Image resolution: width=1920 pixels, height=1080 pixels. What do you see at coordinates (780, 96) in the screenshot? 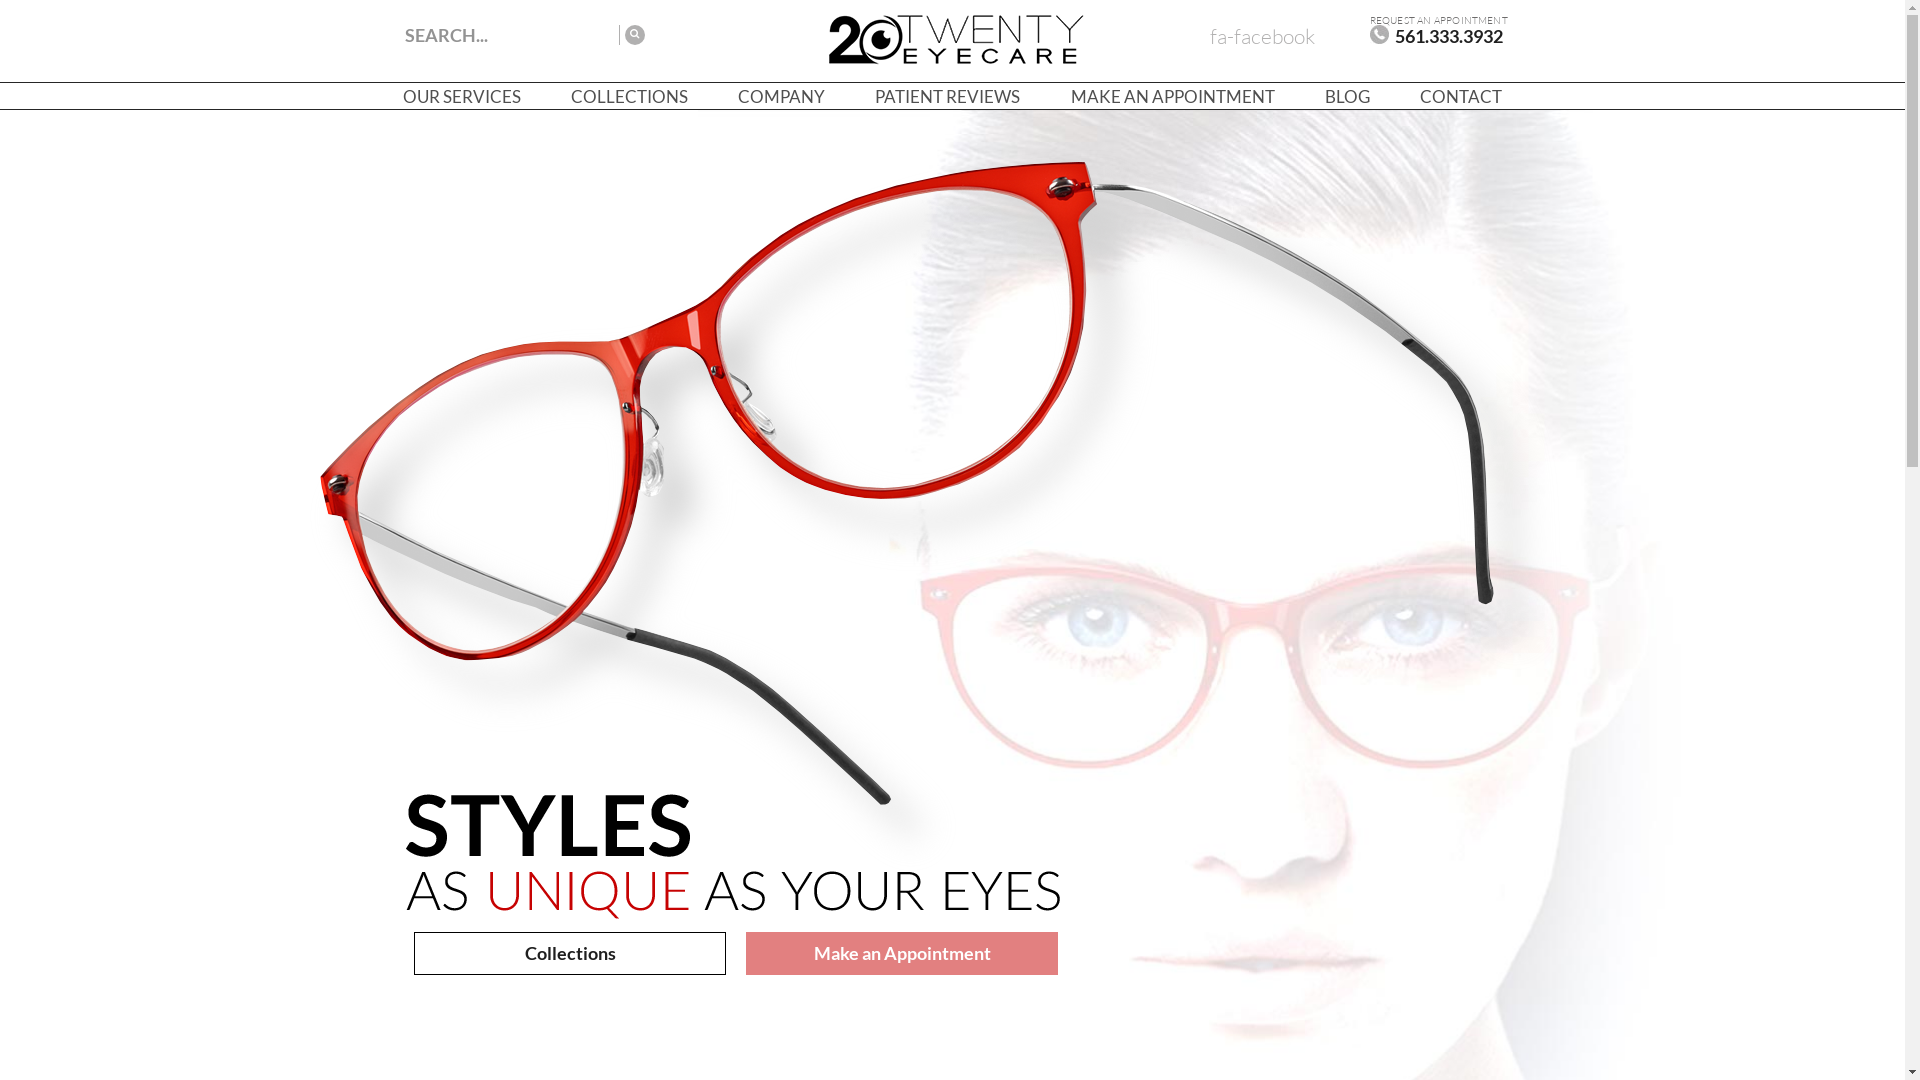
I see `'COMPANY'` at bounding box center [780, 96].